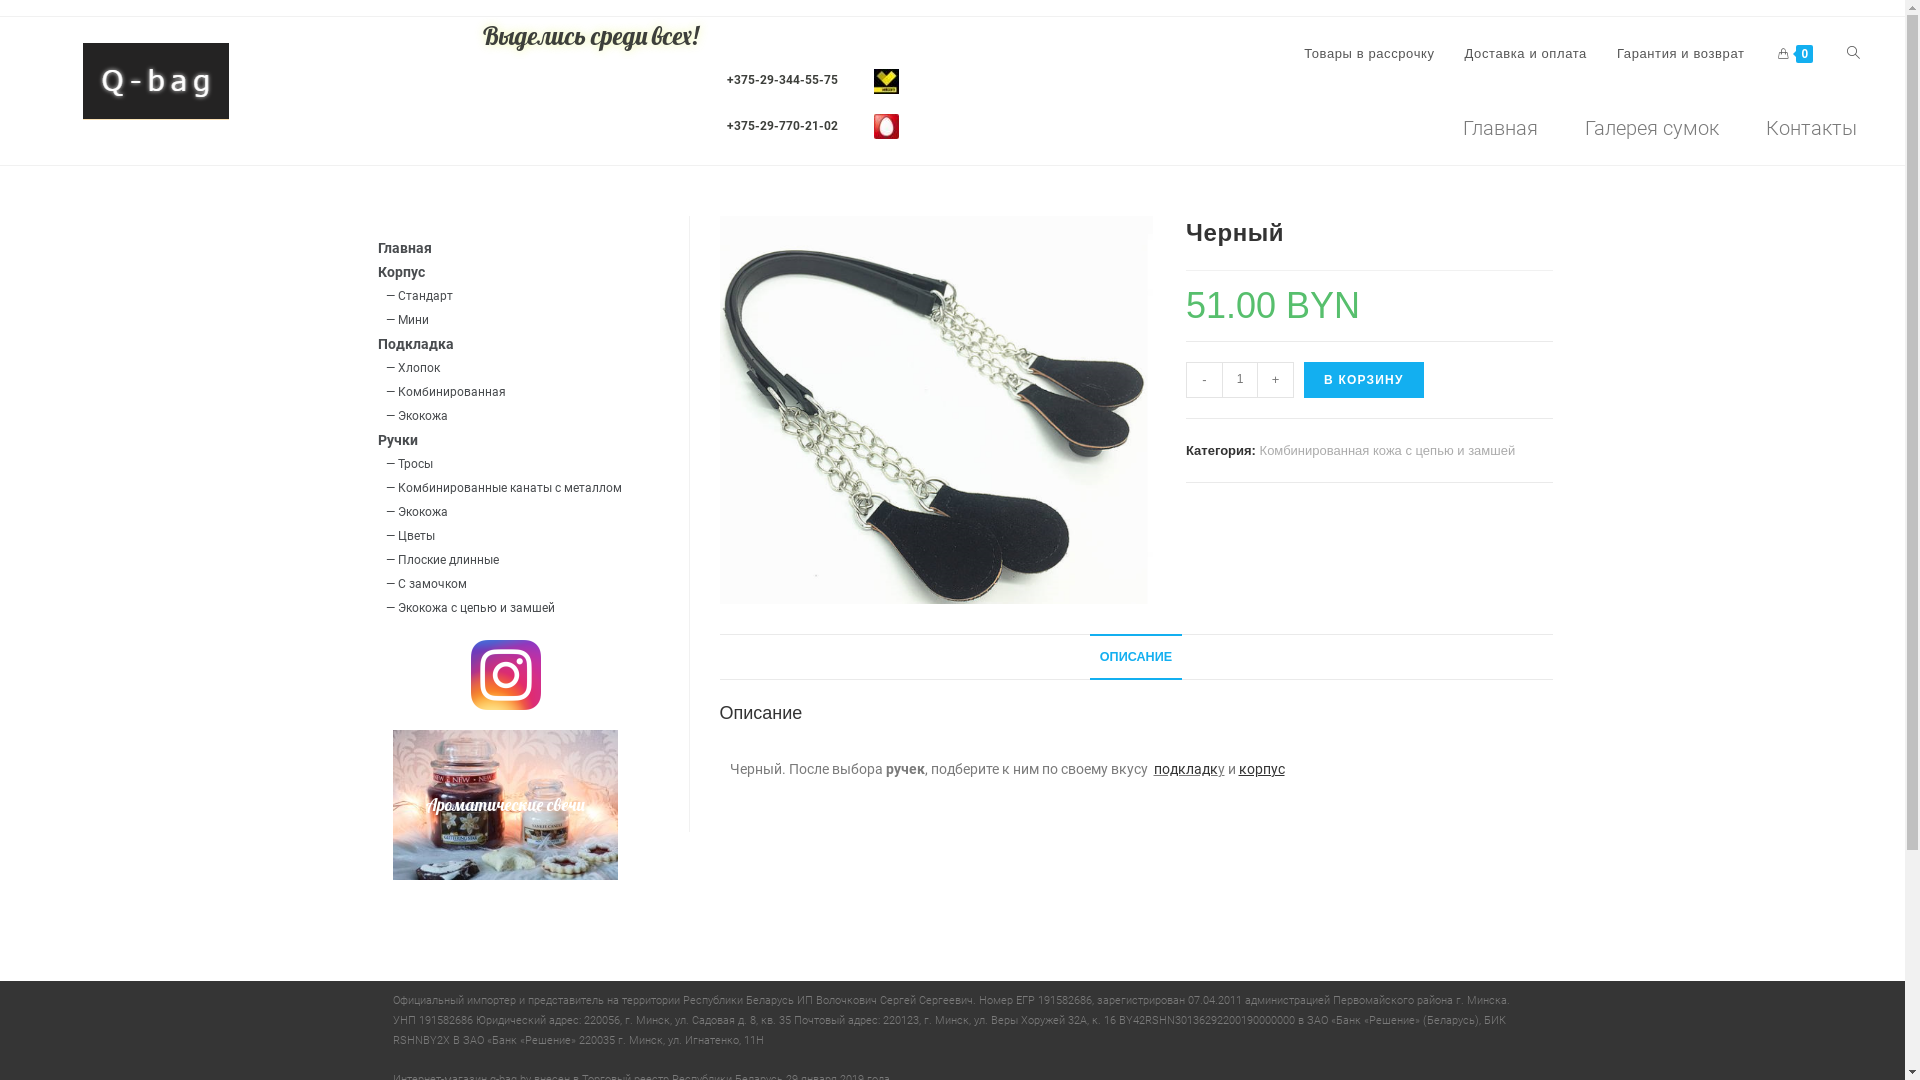 This screenshot has width=1920, height=1080. I want to click on 'velcom_logo', so click(873, 79).